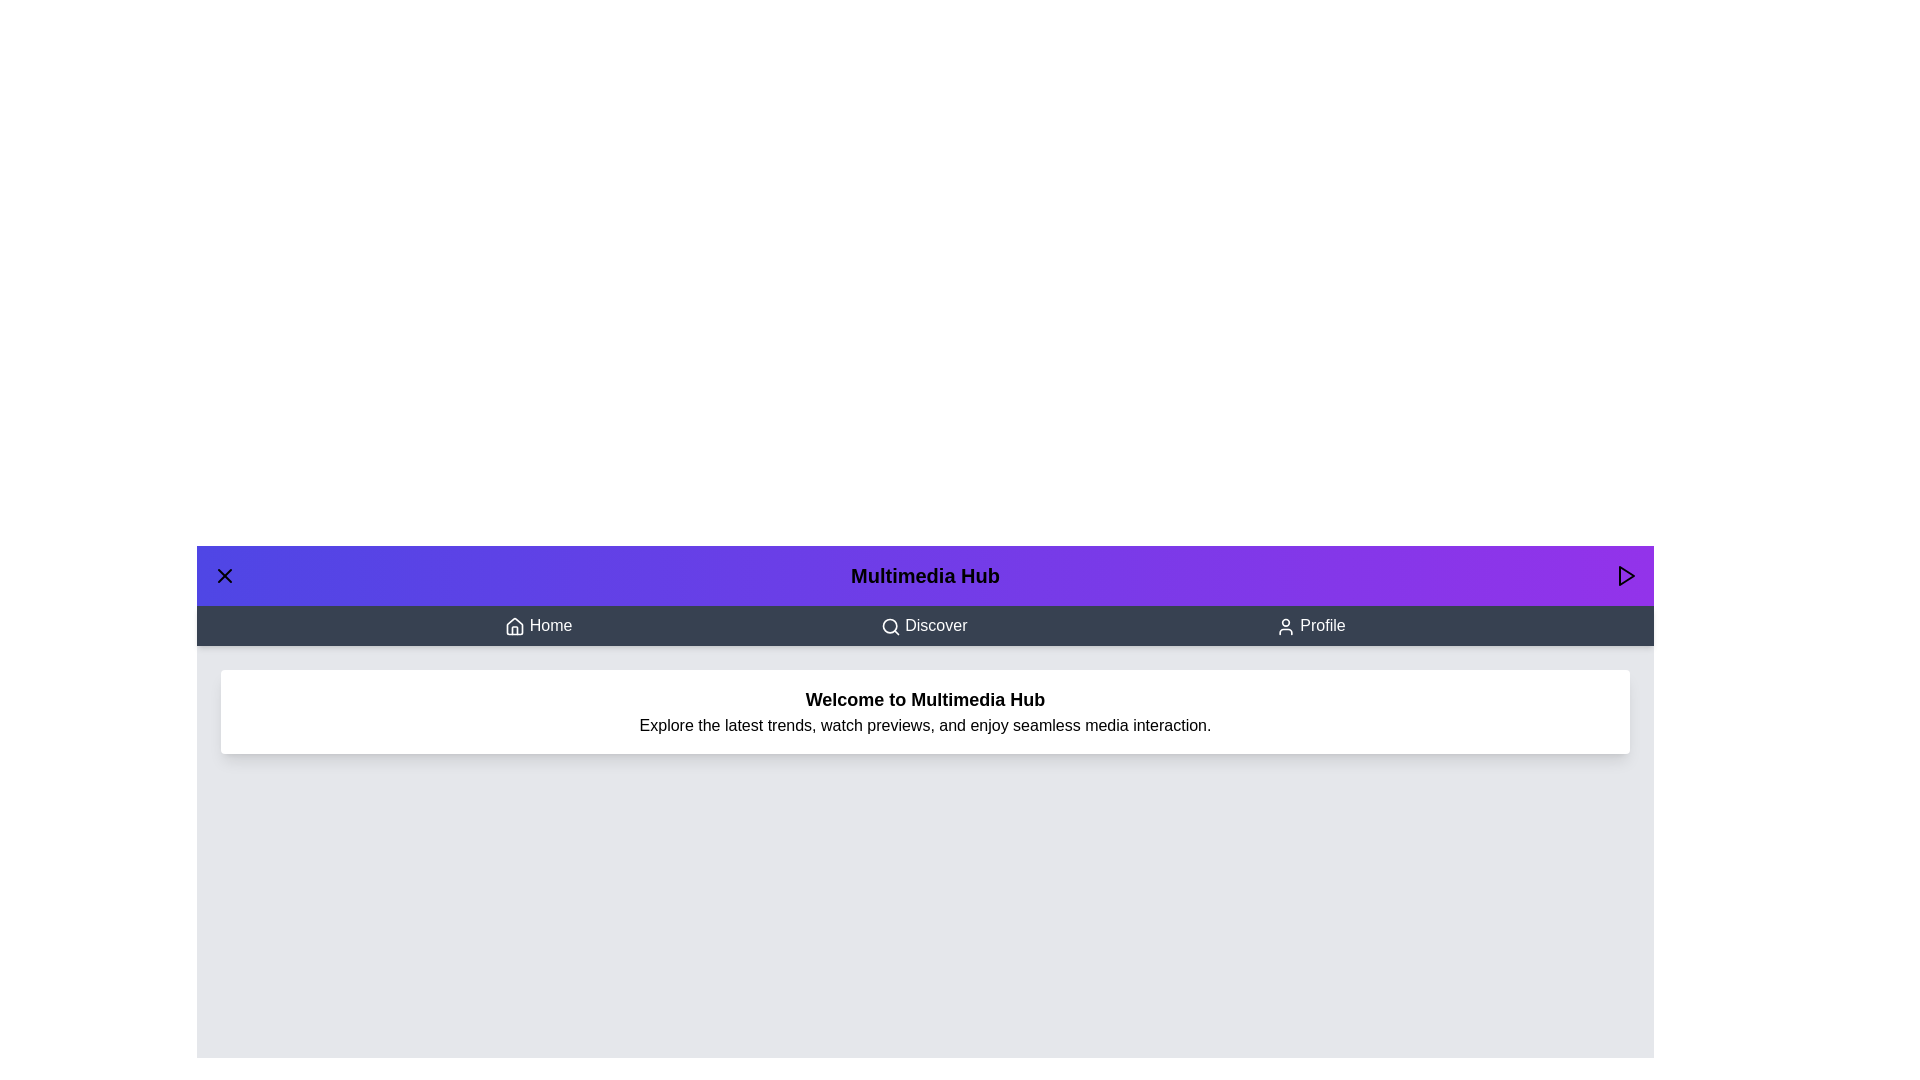 The image size is (1920, 1080). What do you see at coordinates (537, 624) in the screenshot?
I see `the 'Home' button to navigate to the Home section` at bounding box center [537, 624].